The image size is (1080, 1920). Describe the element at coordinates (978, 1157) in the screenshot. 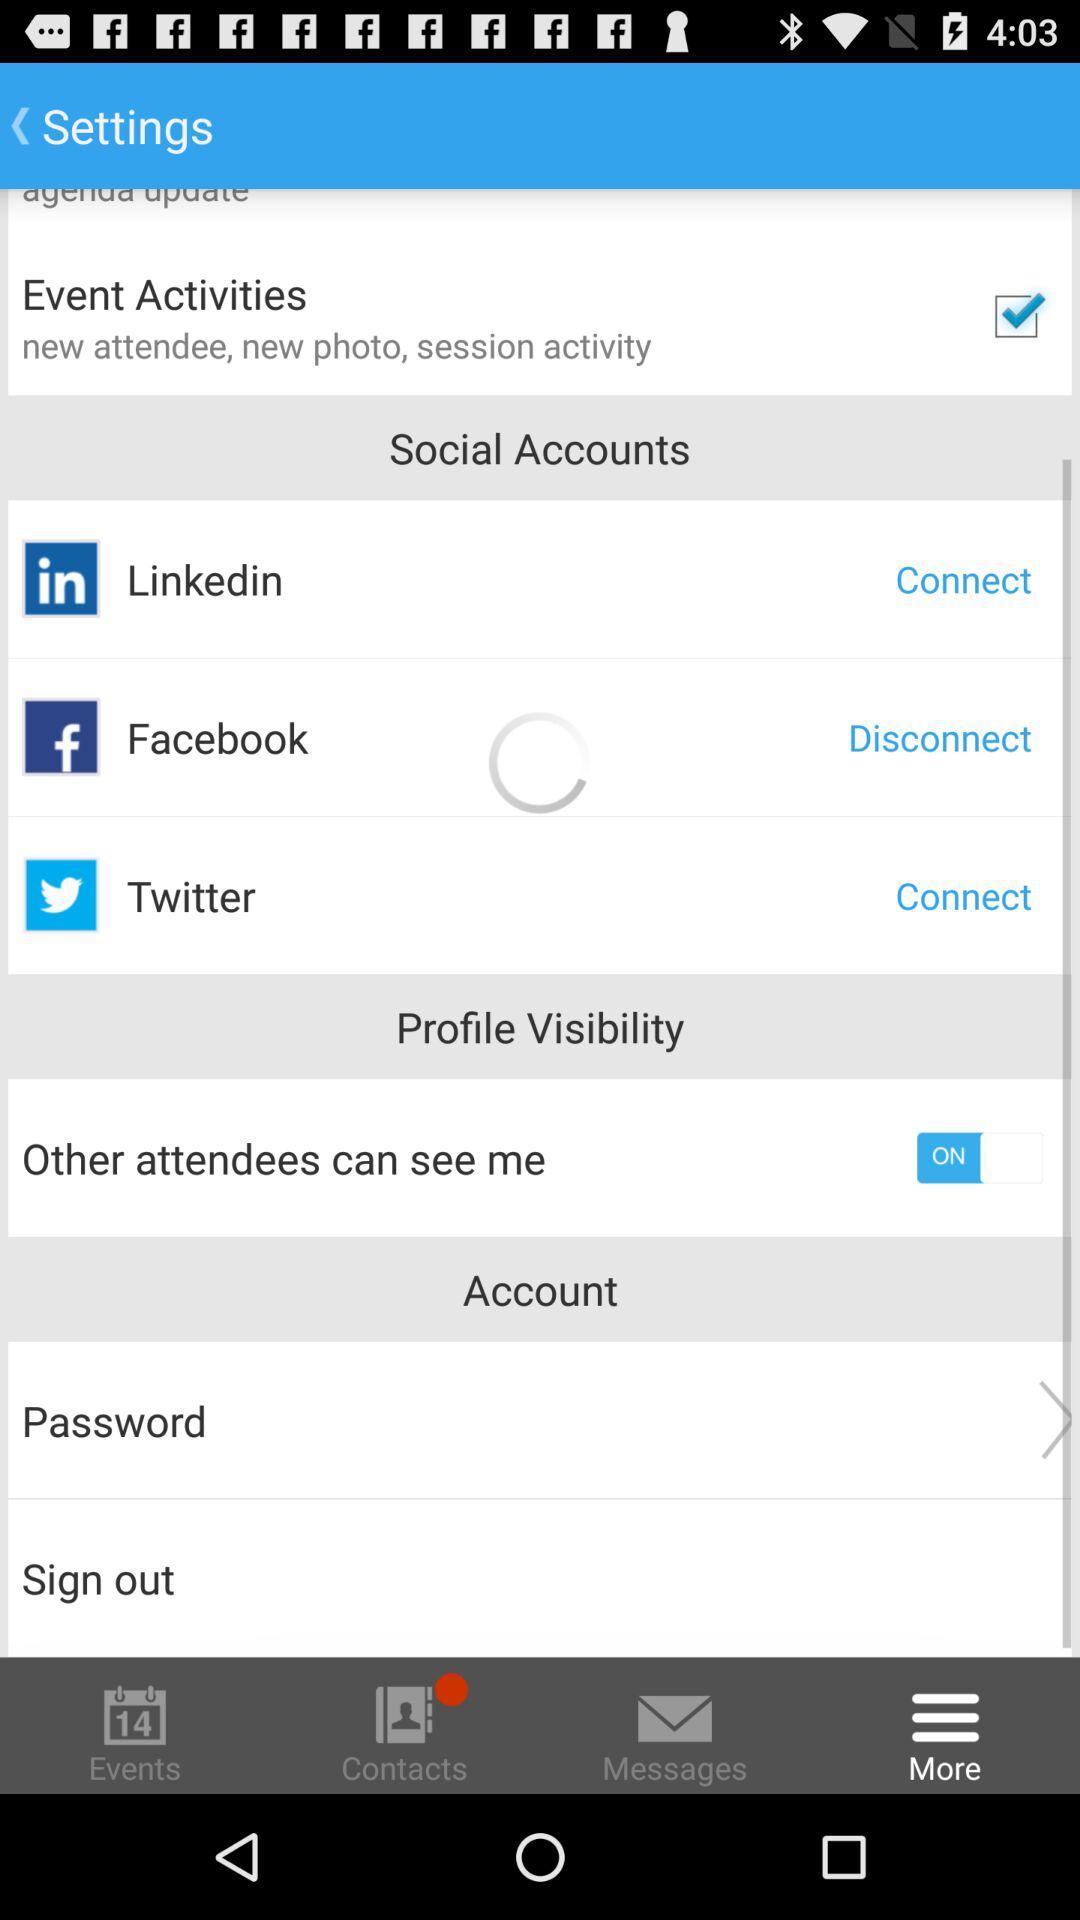

I see `profile visibility option` at that location.